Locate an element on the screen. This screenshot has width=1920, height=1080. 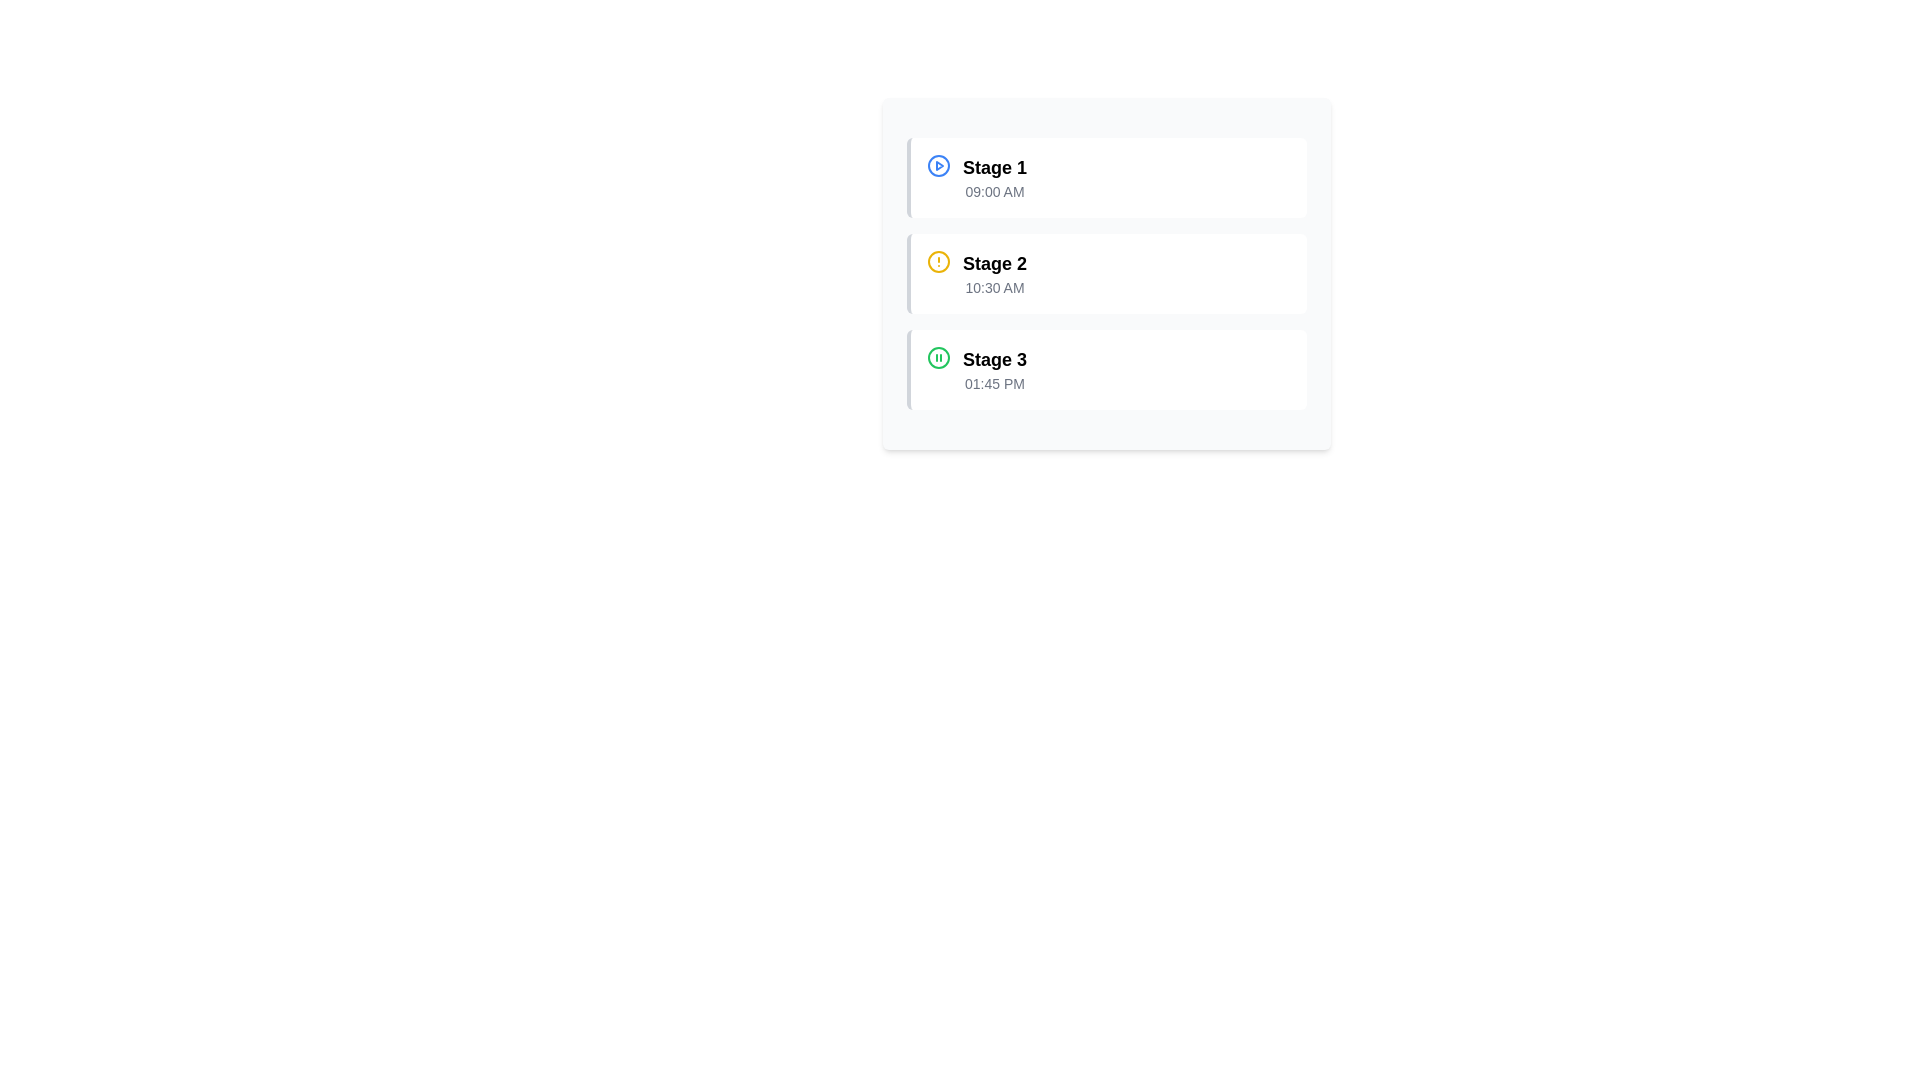
the 'Stage 2' grouped text label is located at coordinates (994, 273).